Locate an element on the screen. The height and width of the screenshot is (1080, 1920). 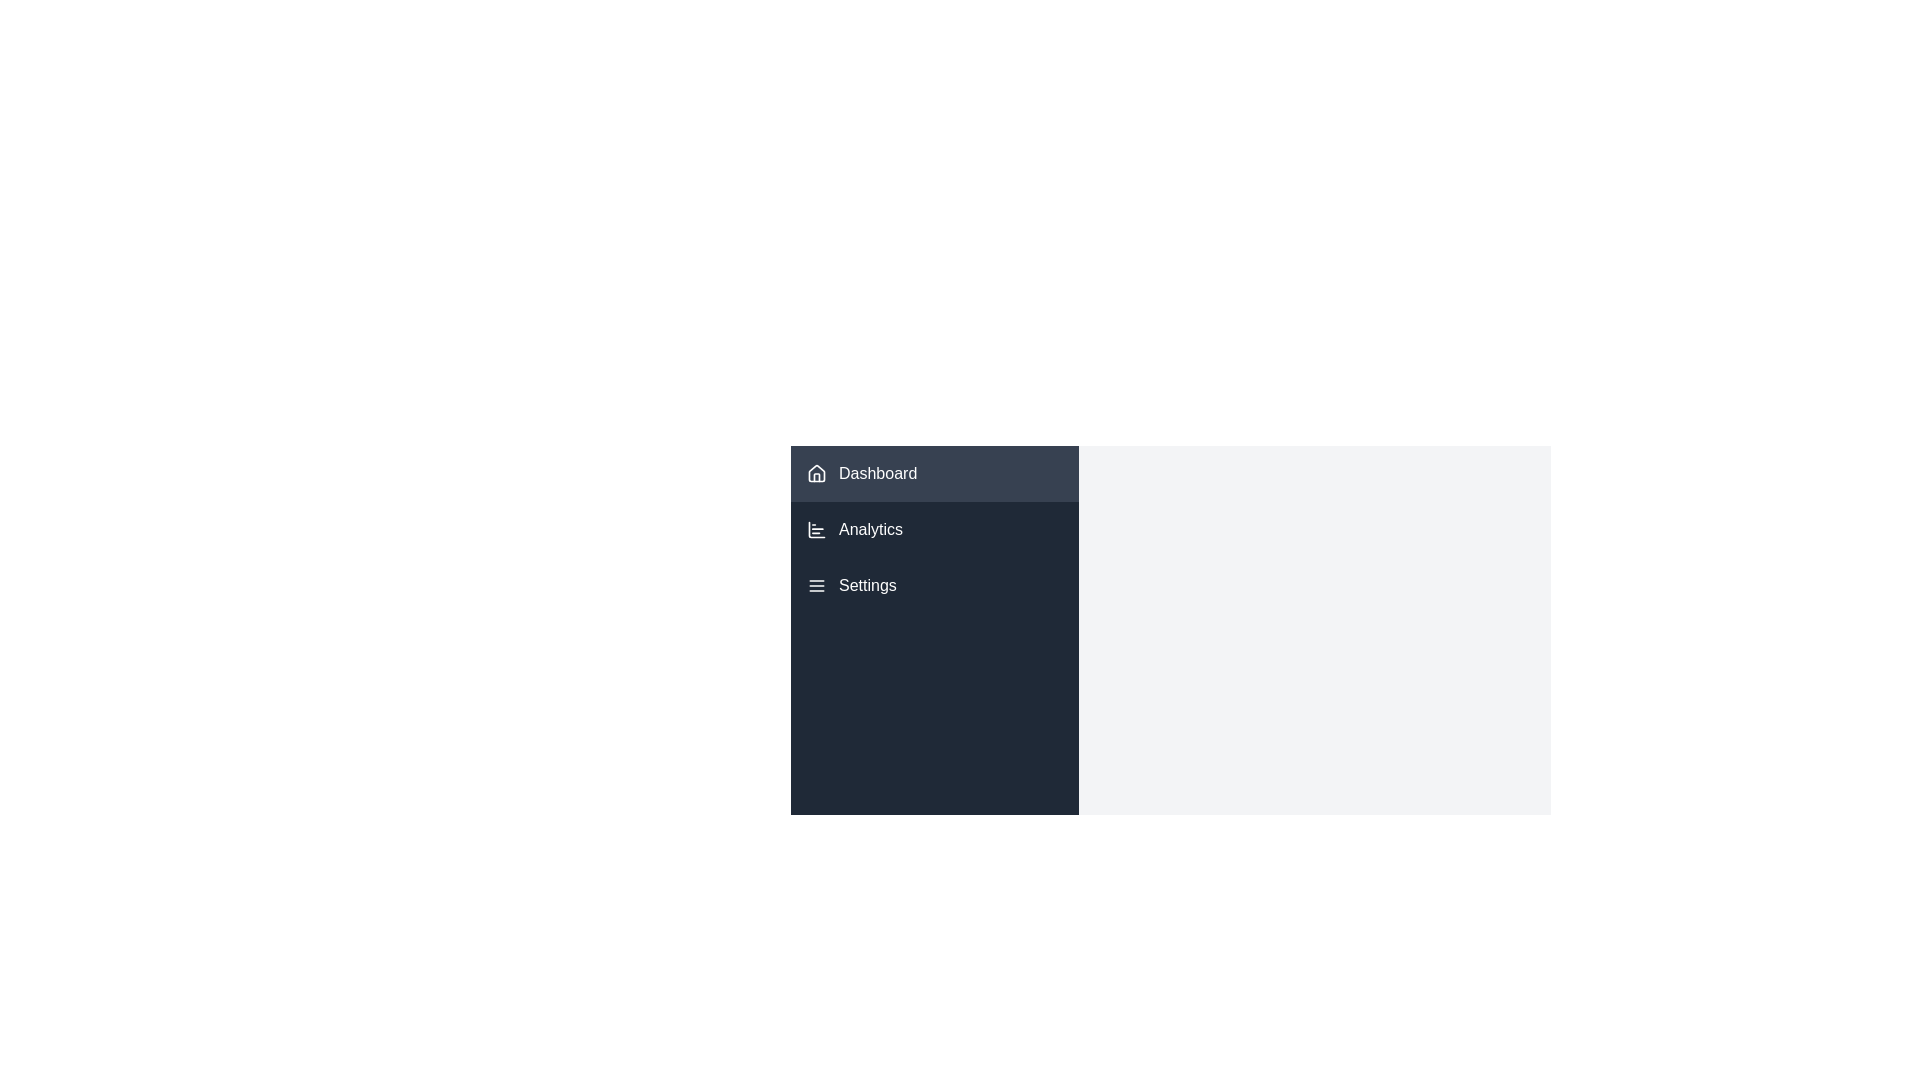
the 'Settings' text label in the menu, which is positioned to the right of the menu icon is located at coordinates (867, 585).